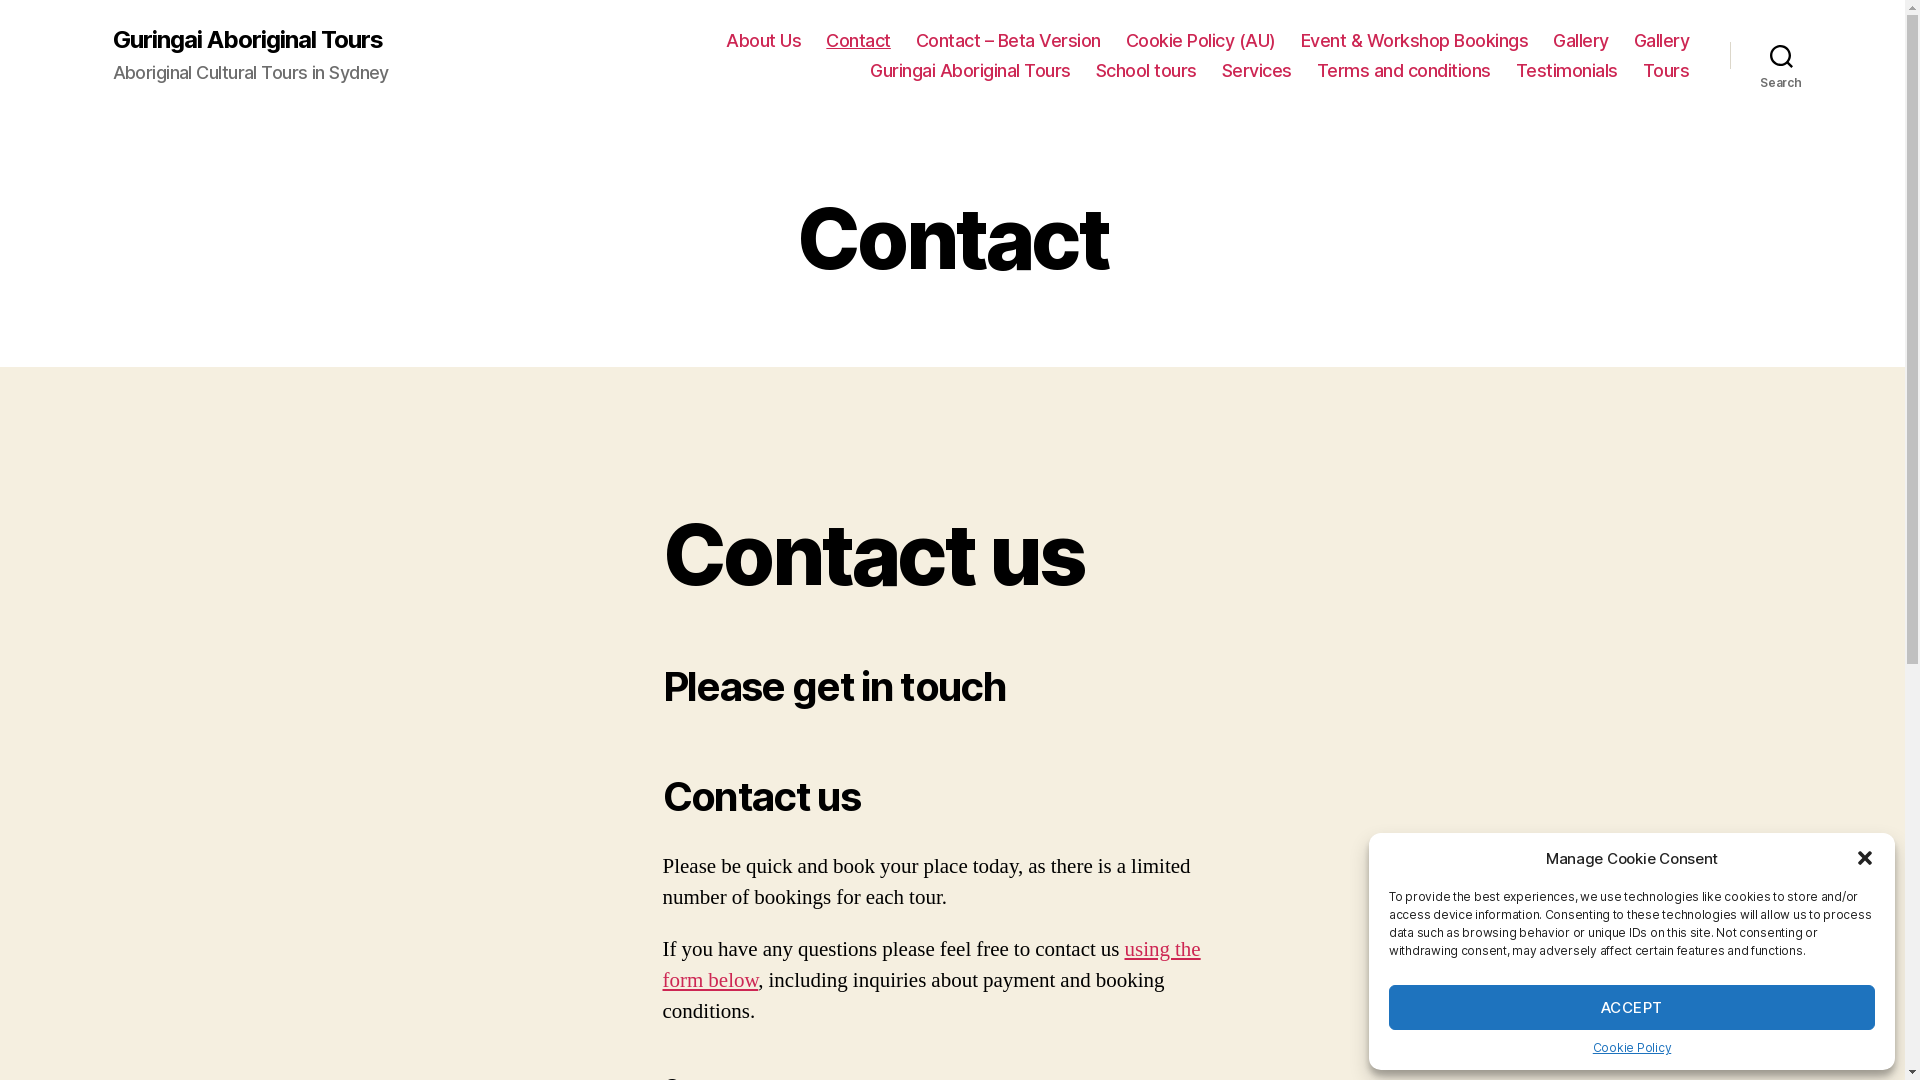 The height and width of the screenshot is (1080, 1920). I want to click on 'Terms and conditions', so click(1316, 69).